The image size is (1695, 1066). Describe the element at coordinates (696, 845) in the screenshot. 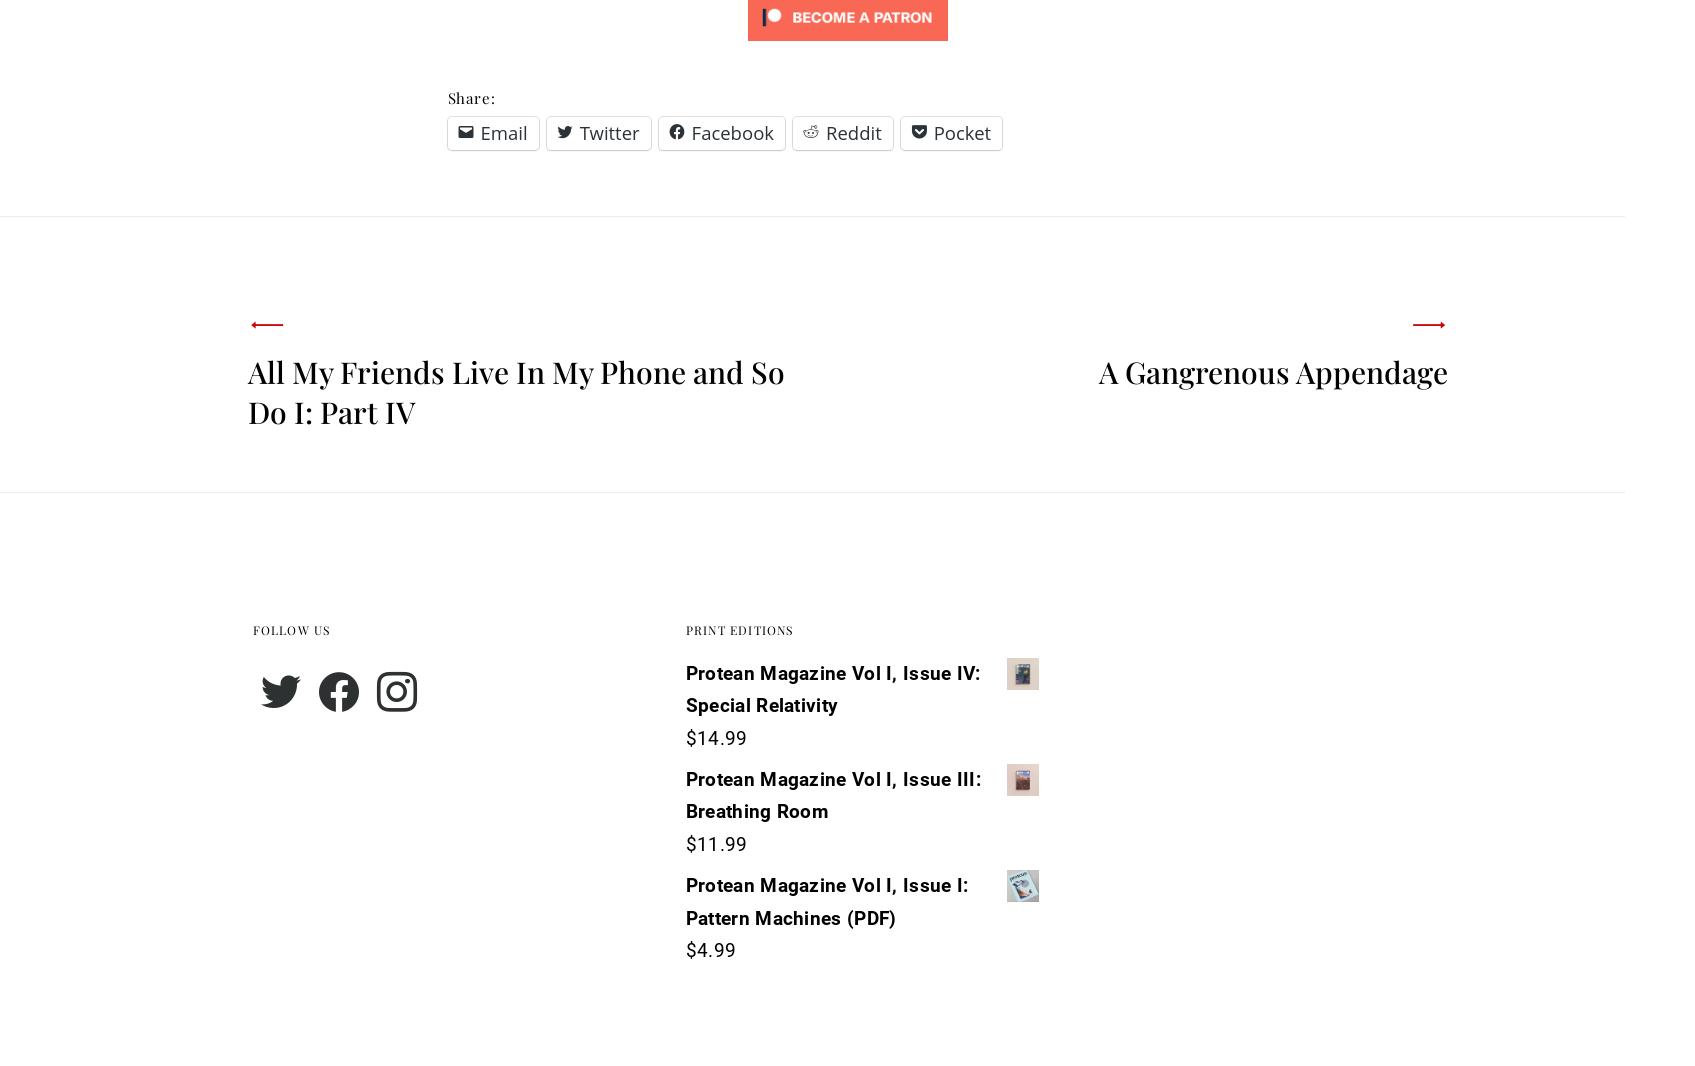

I see `'11.99'` at that location.